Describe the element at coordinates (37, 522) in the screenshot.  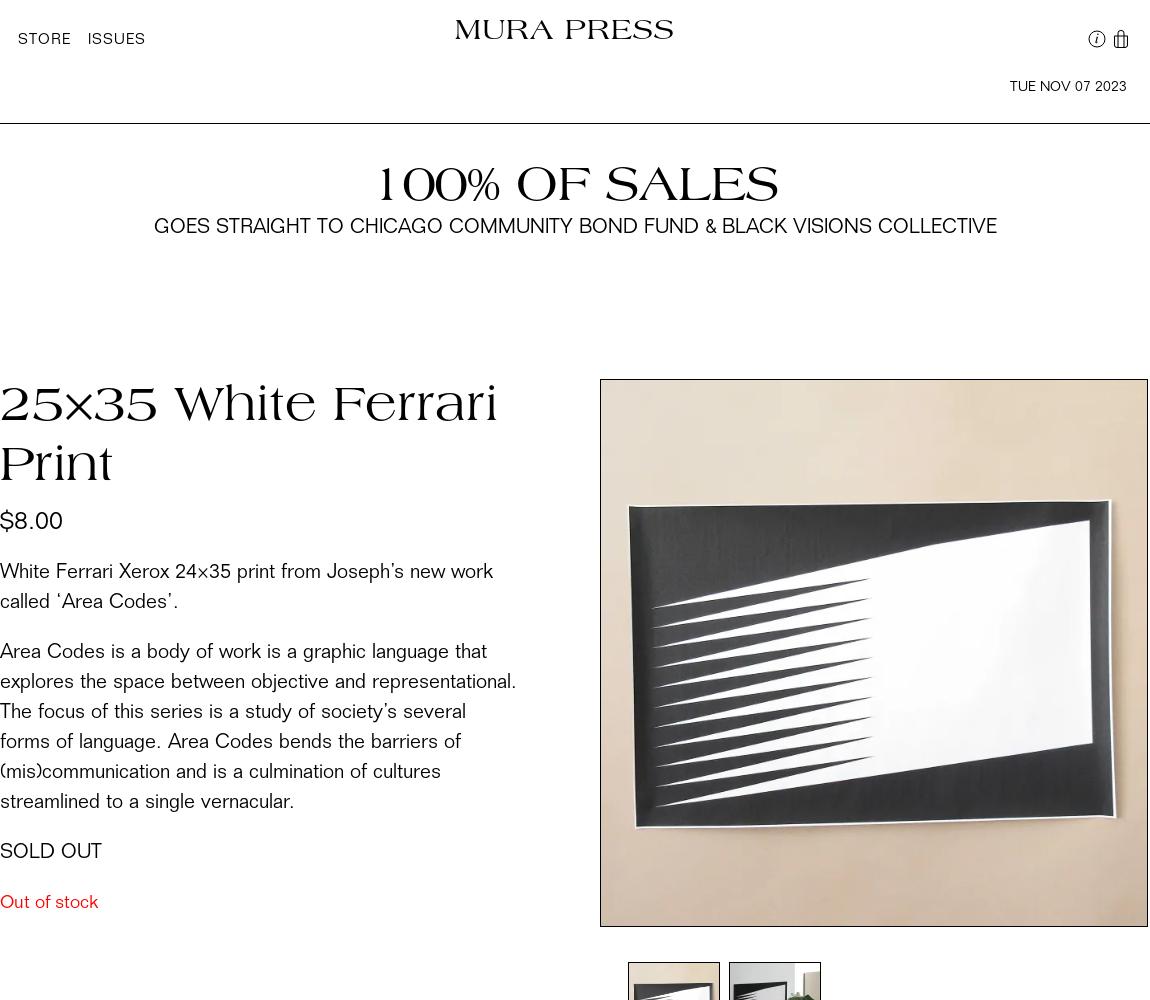
I see `'8.00'` at that location.